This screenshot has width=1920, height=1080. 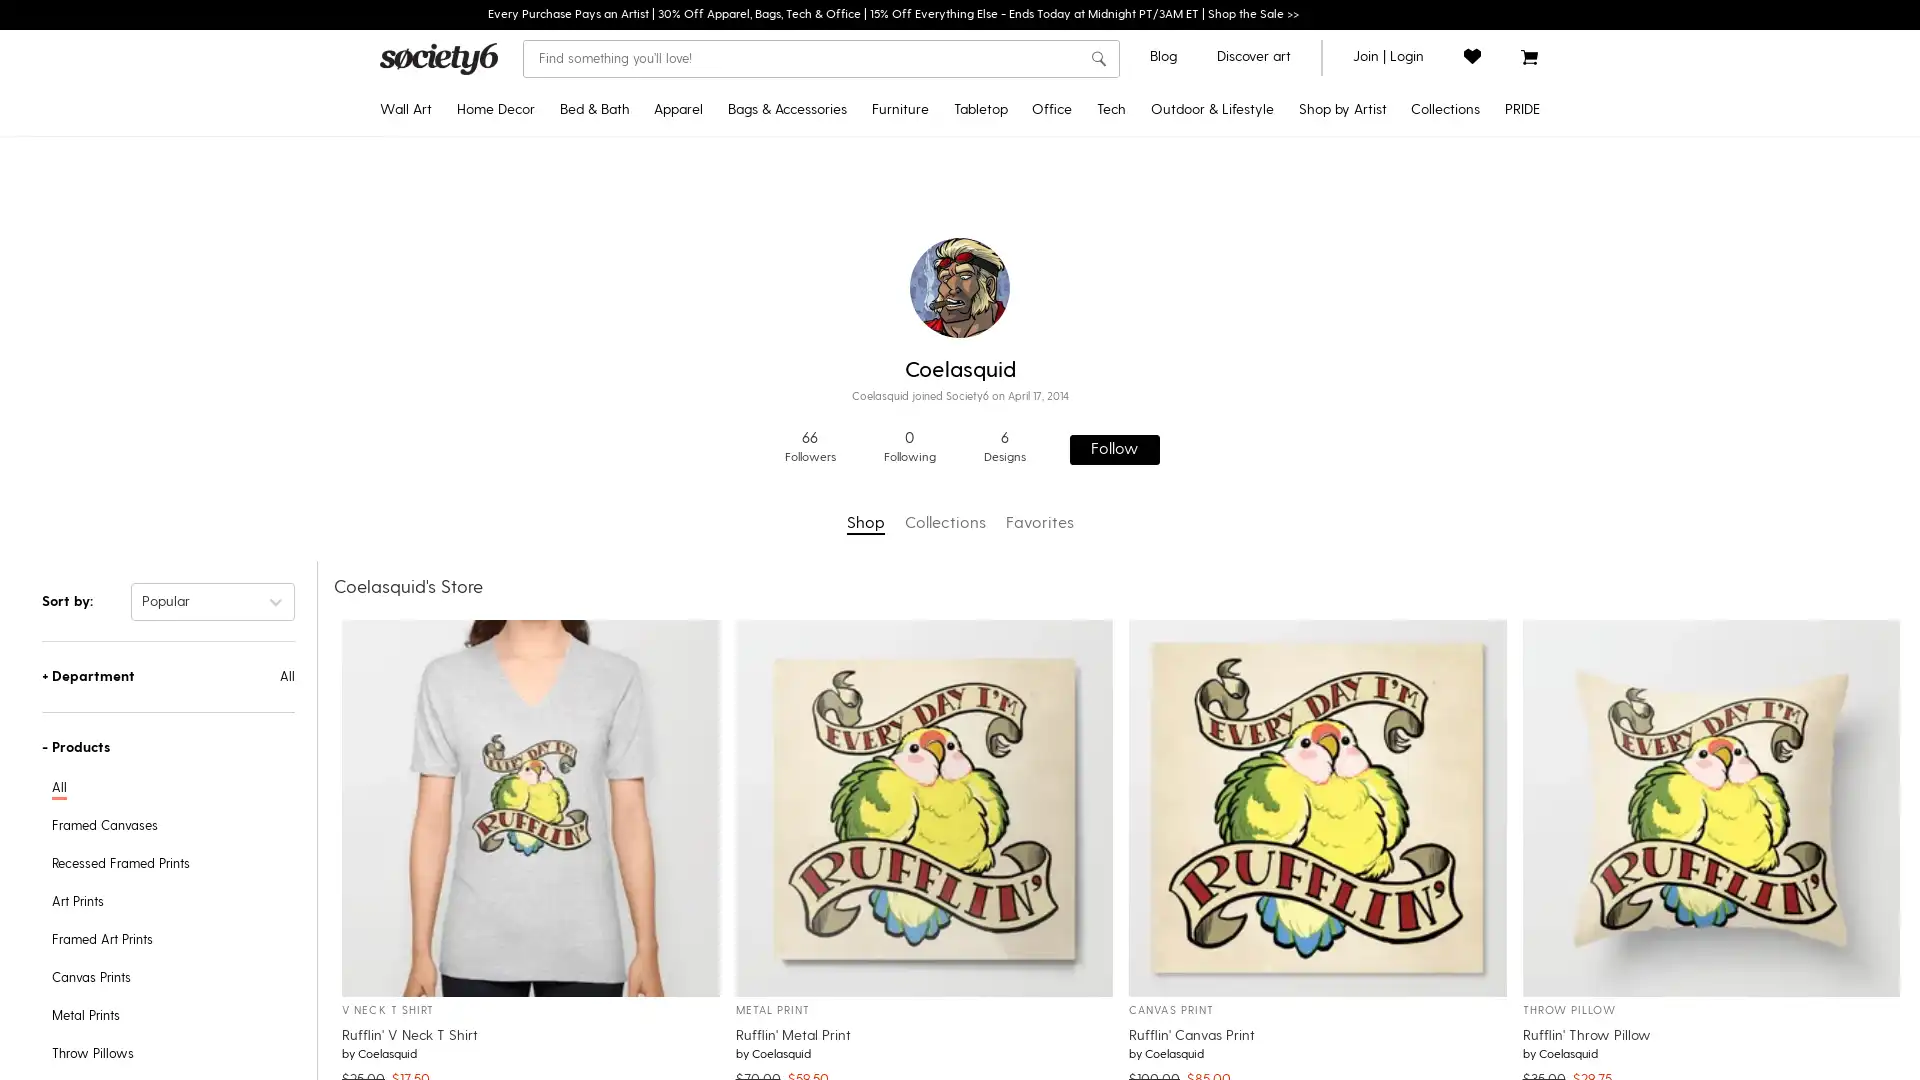 I want to click on Support Ukrainian Artists, so click(x=1288, y=353).